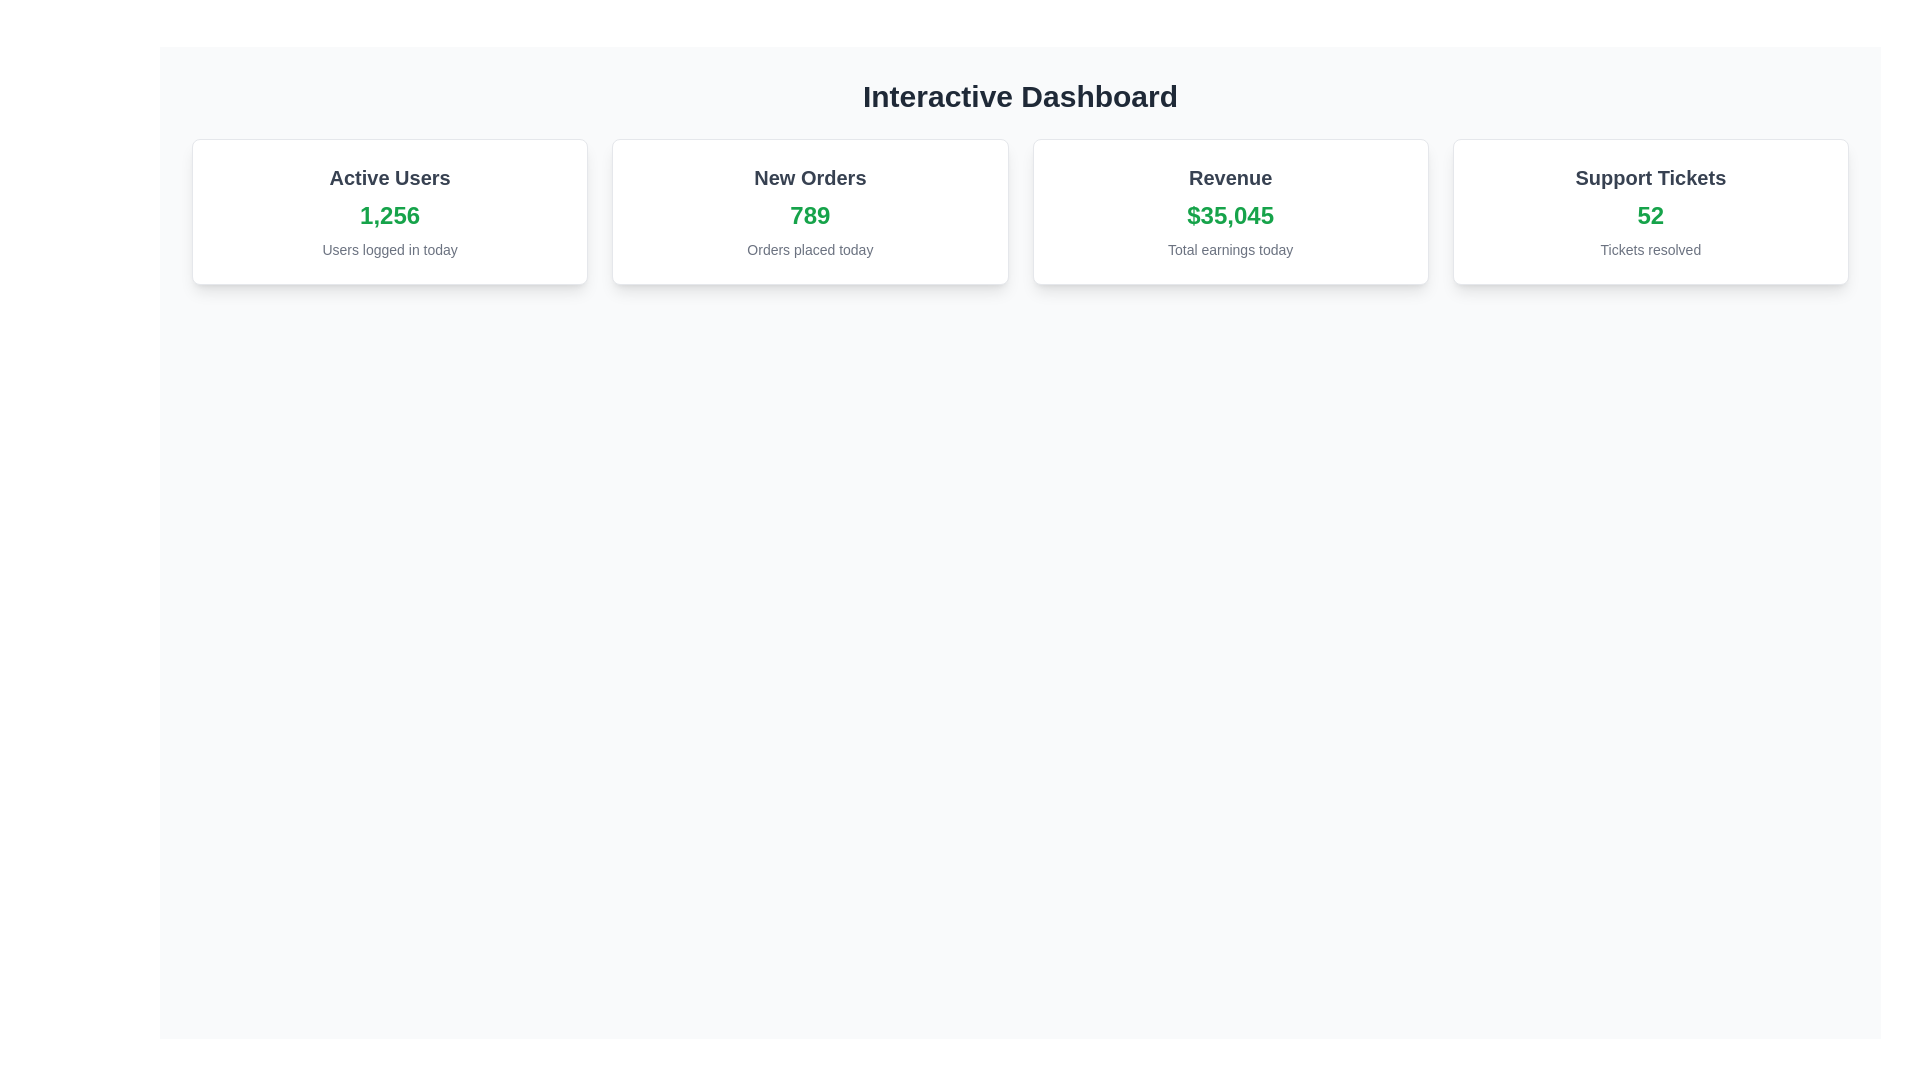  I want to click on the Information card that displays the number of active users and the summary of today's logged-in users, so click(390, 212).